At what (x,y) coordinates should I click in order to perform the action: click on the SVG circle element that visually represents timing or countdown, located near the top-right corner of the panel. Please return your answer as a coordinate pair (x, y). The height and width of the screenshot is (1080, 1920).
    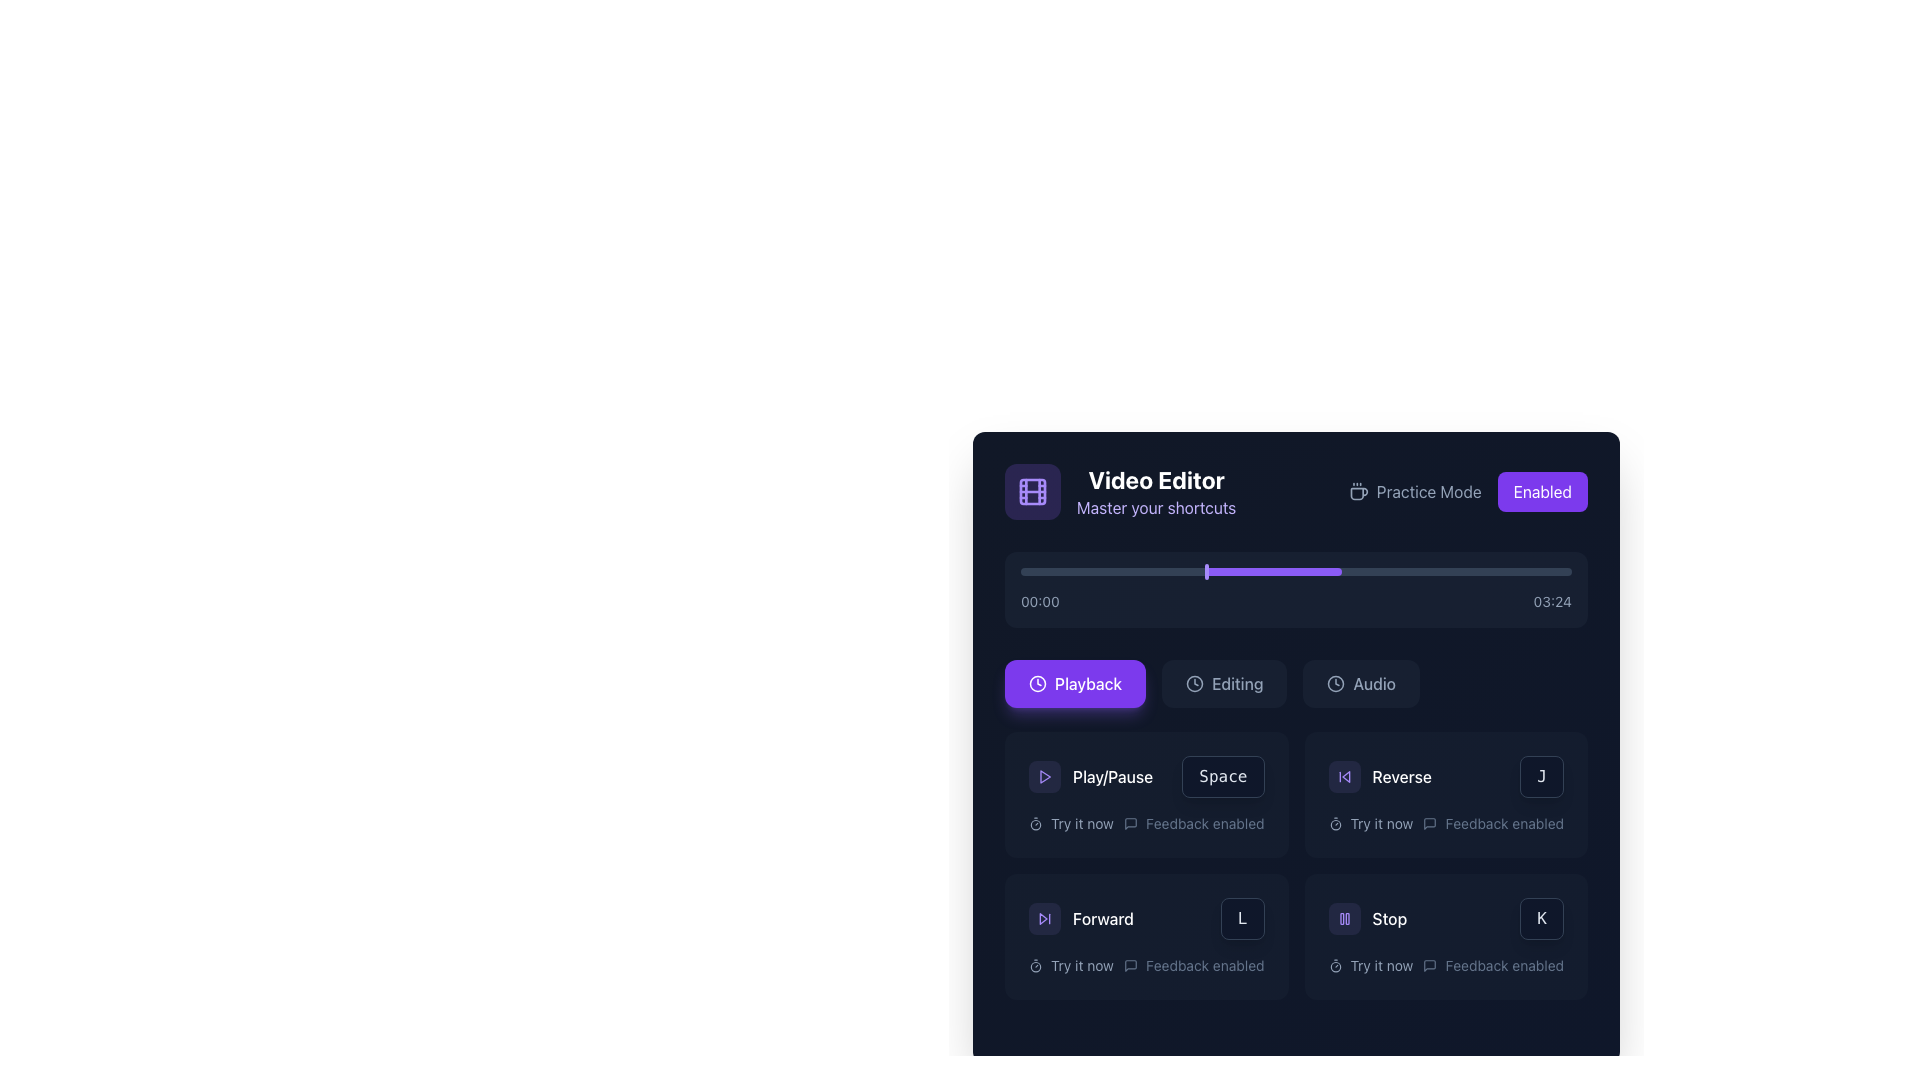
    Looking at the image, I should click on (1036, 966).